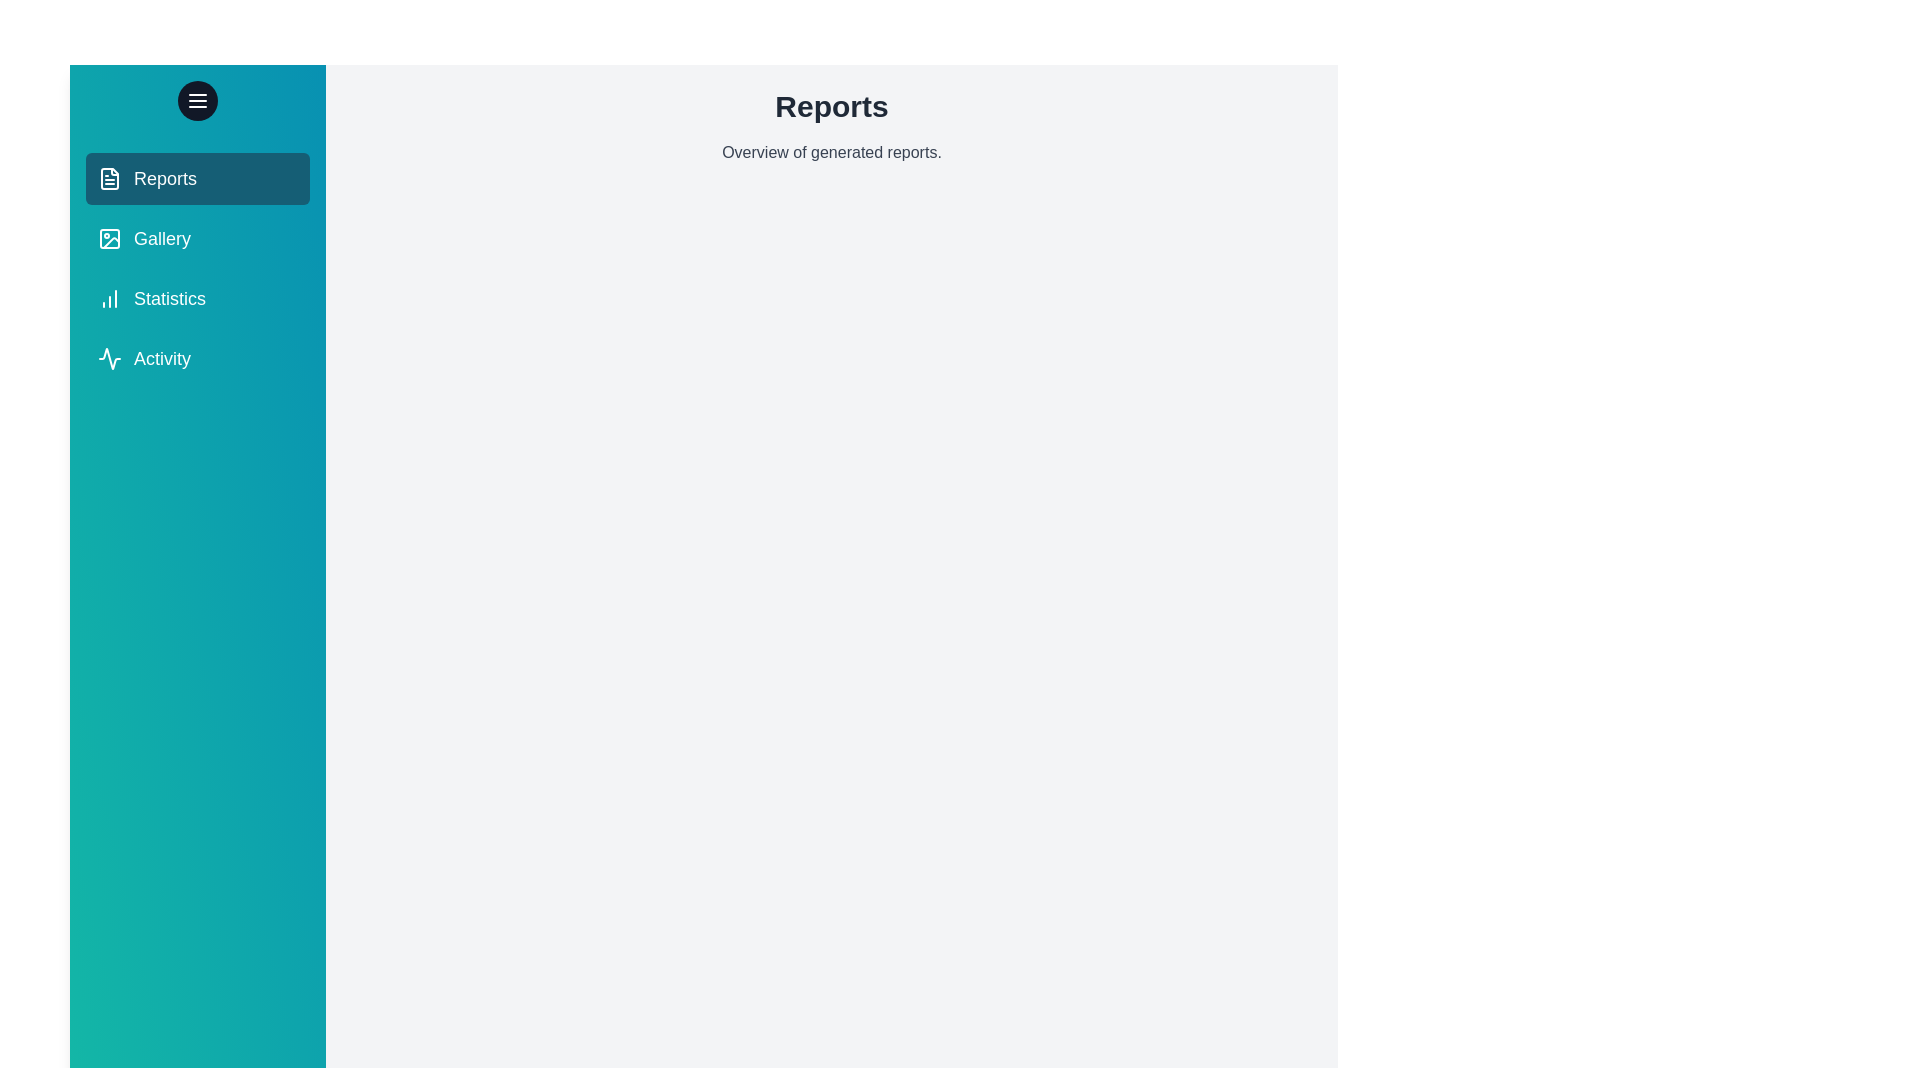 The height and width of the screenshot is (1080, 1920). Describe the element at coordinates (197, 238) in the screenshot. I see `the tab labeled Gallery from the drawer menu` at that location.